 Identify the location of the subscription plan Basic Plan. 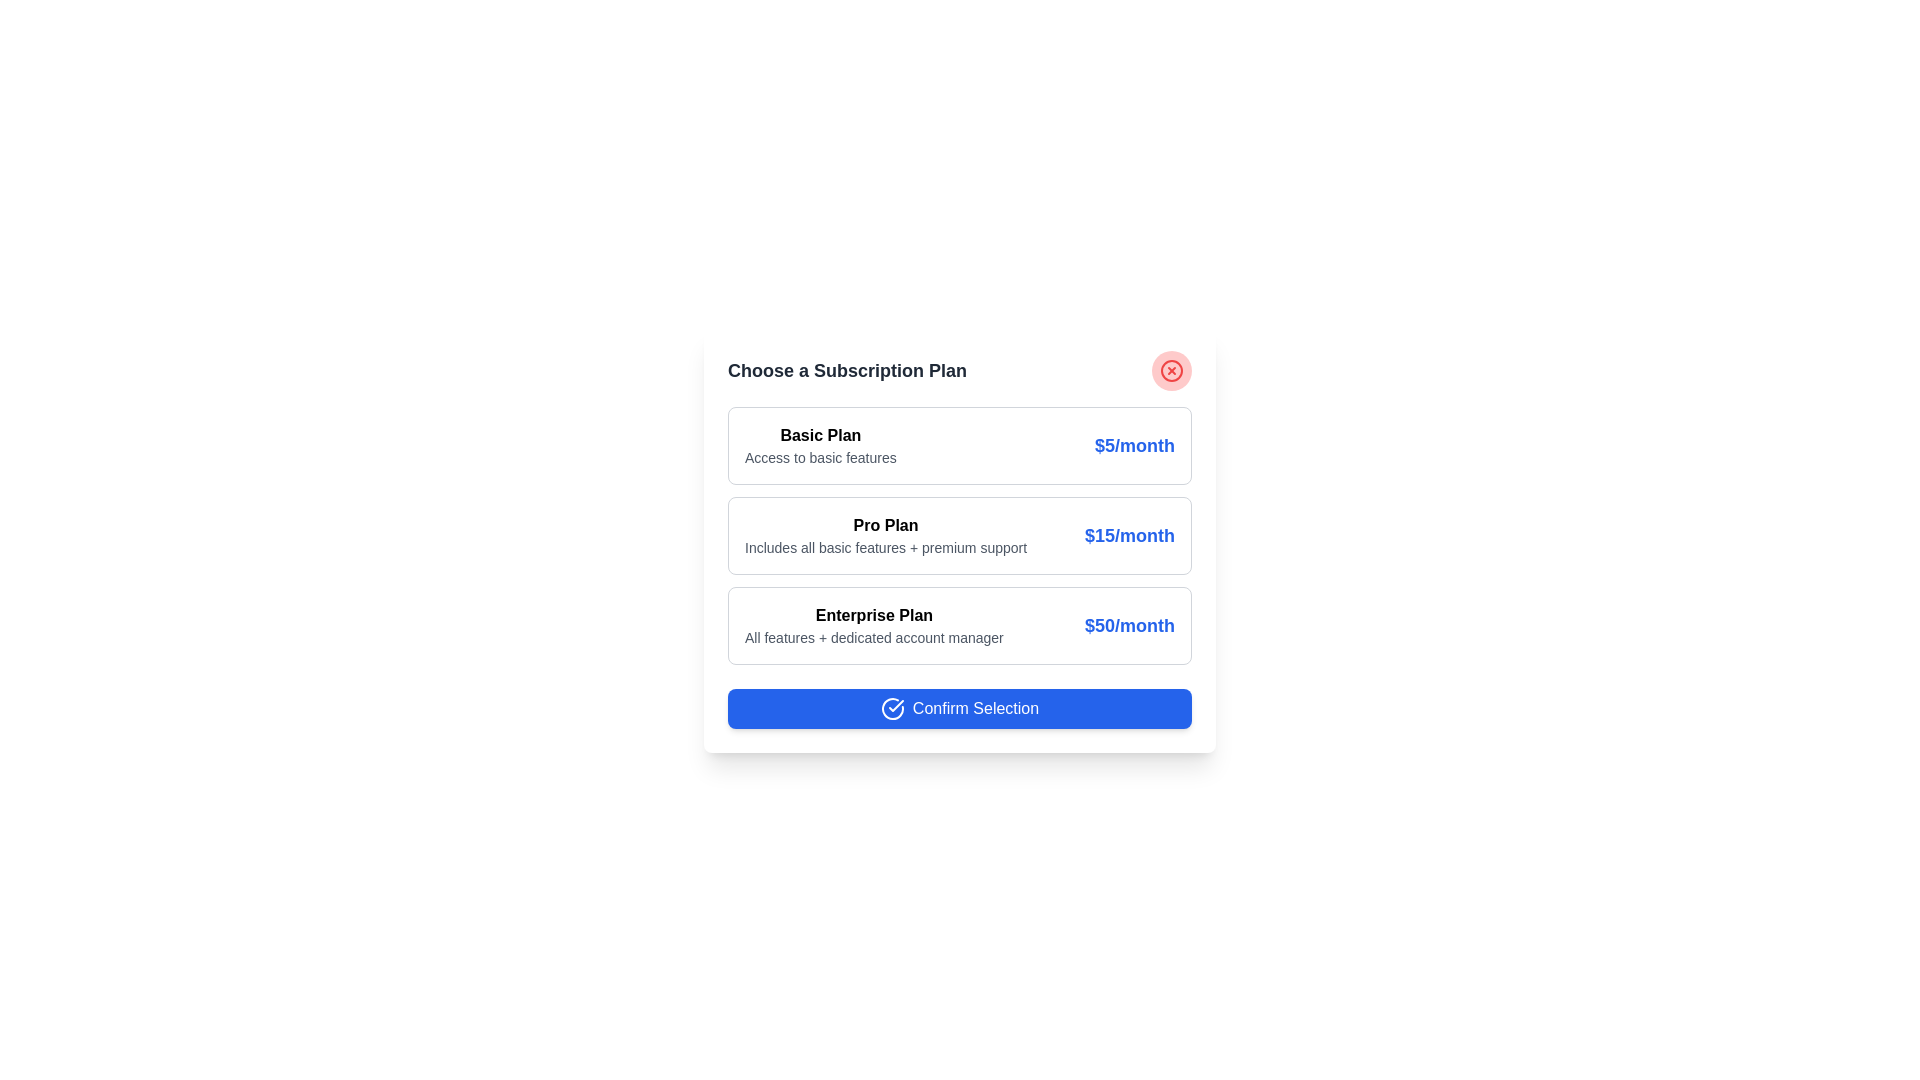
(960, 445).